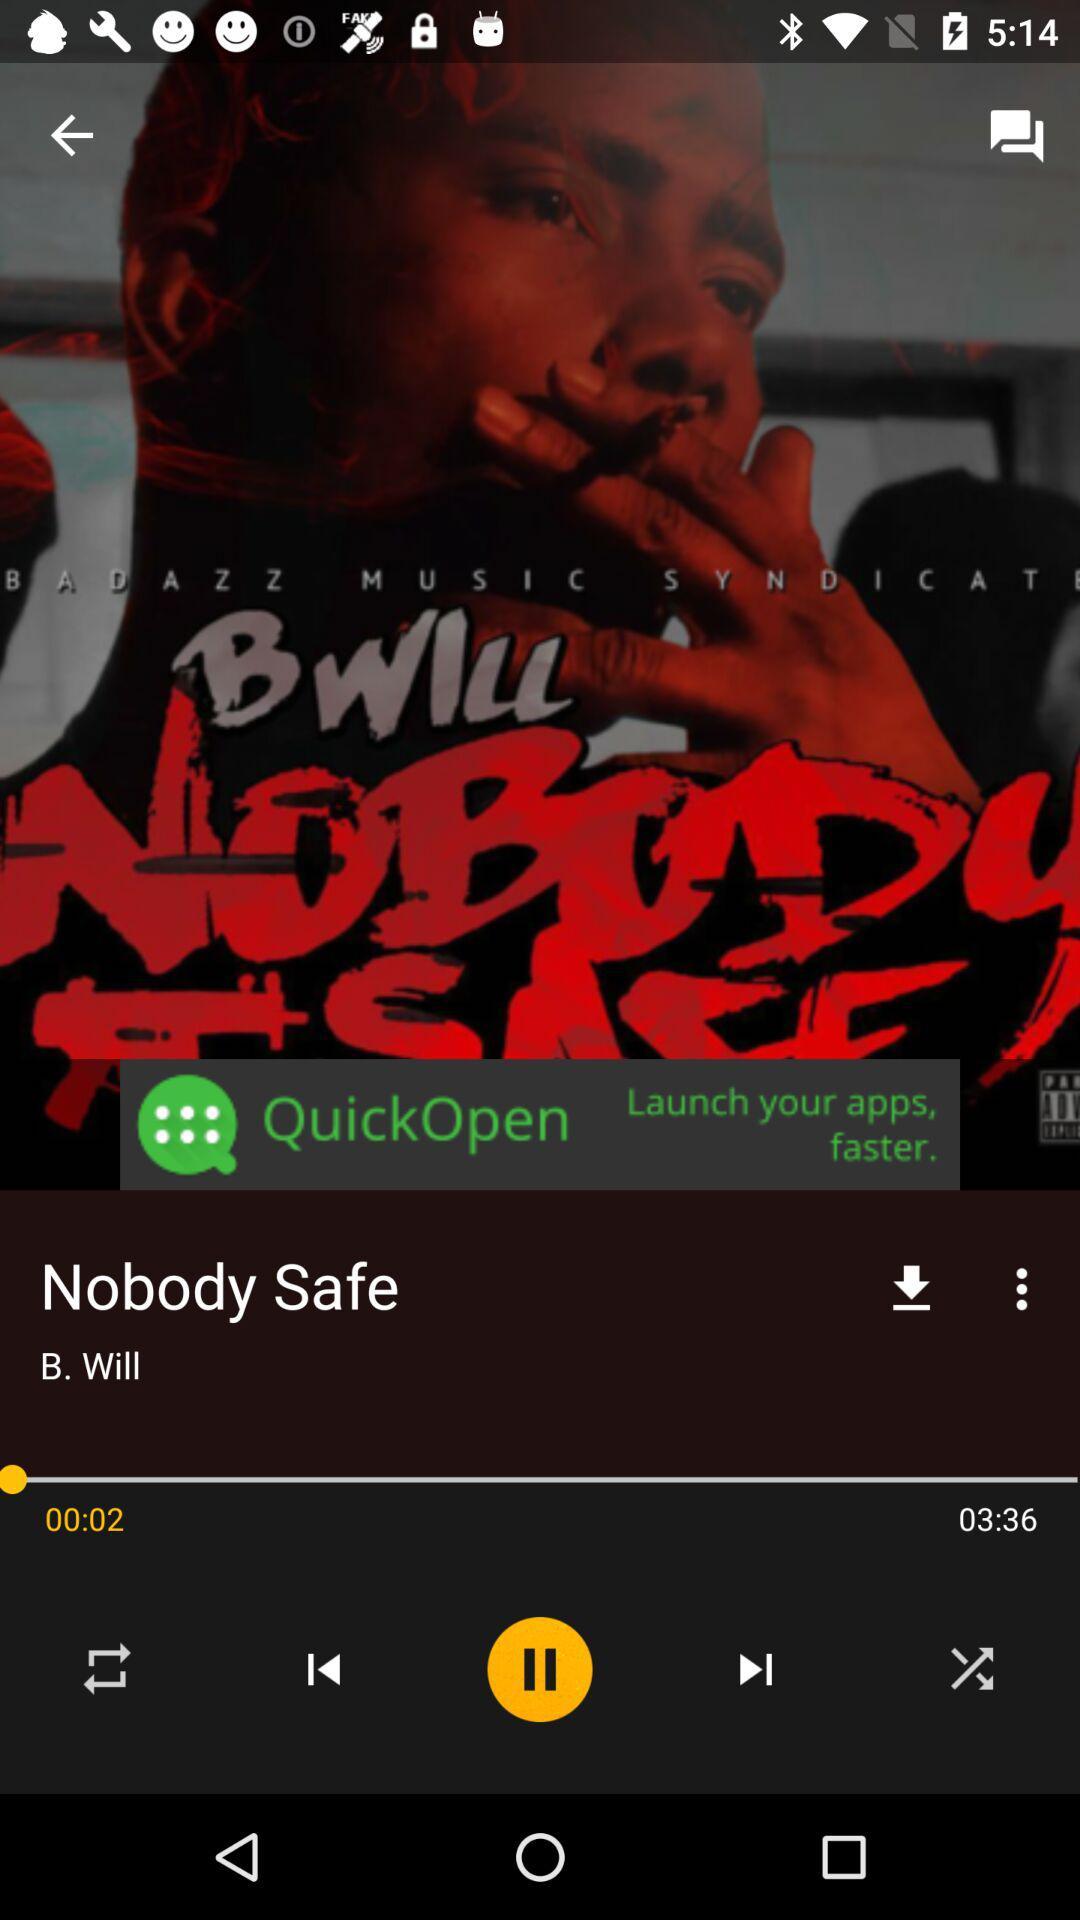 This screenshot has height=1920, width=1080. Describe the element at coordinates (911, 1289) in the screenshot. I see `the file_download icon` at that location.